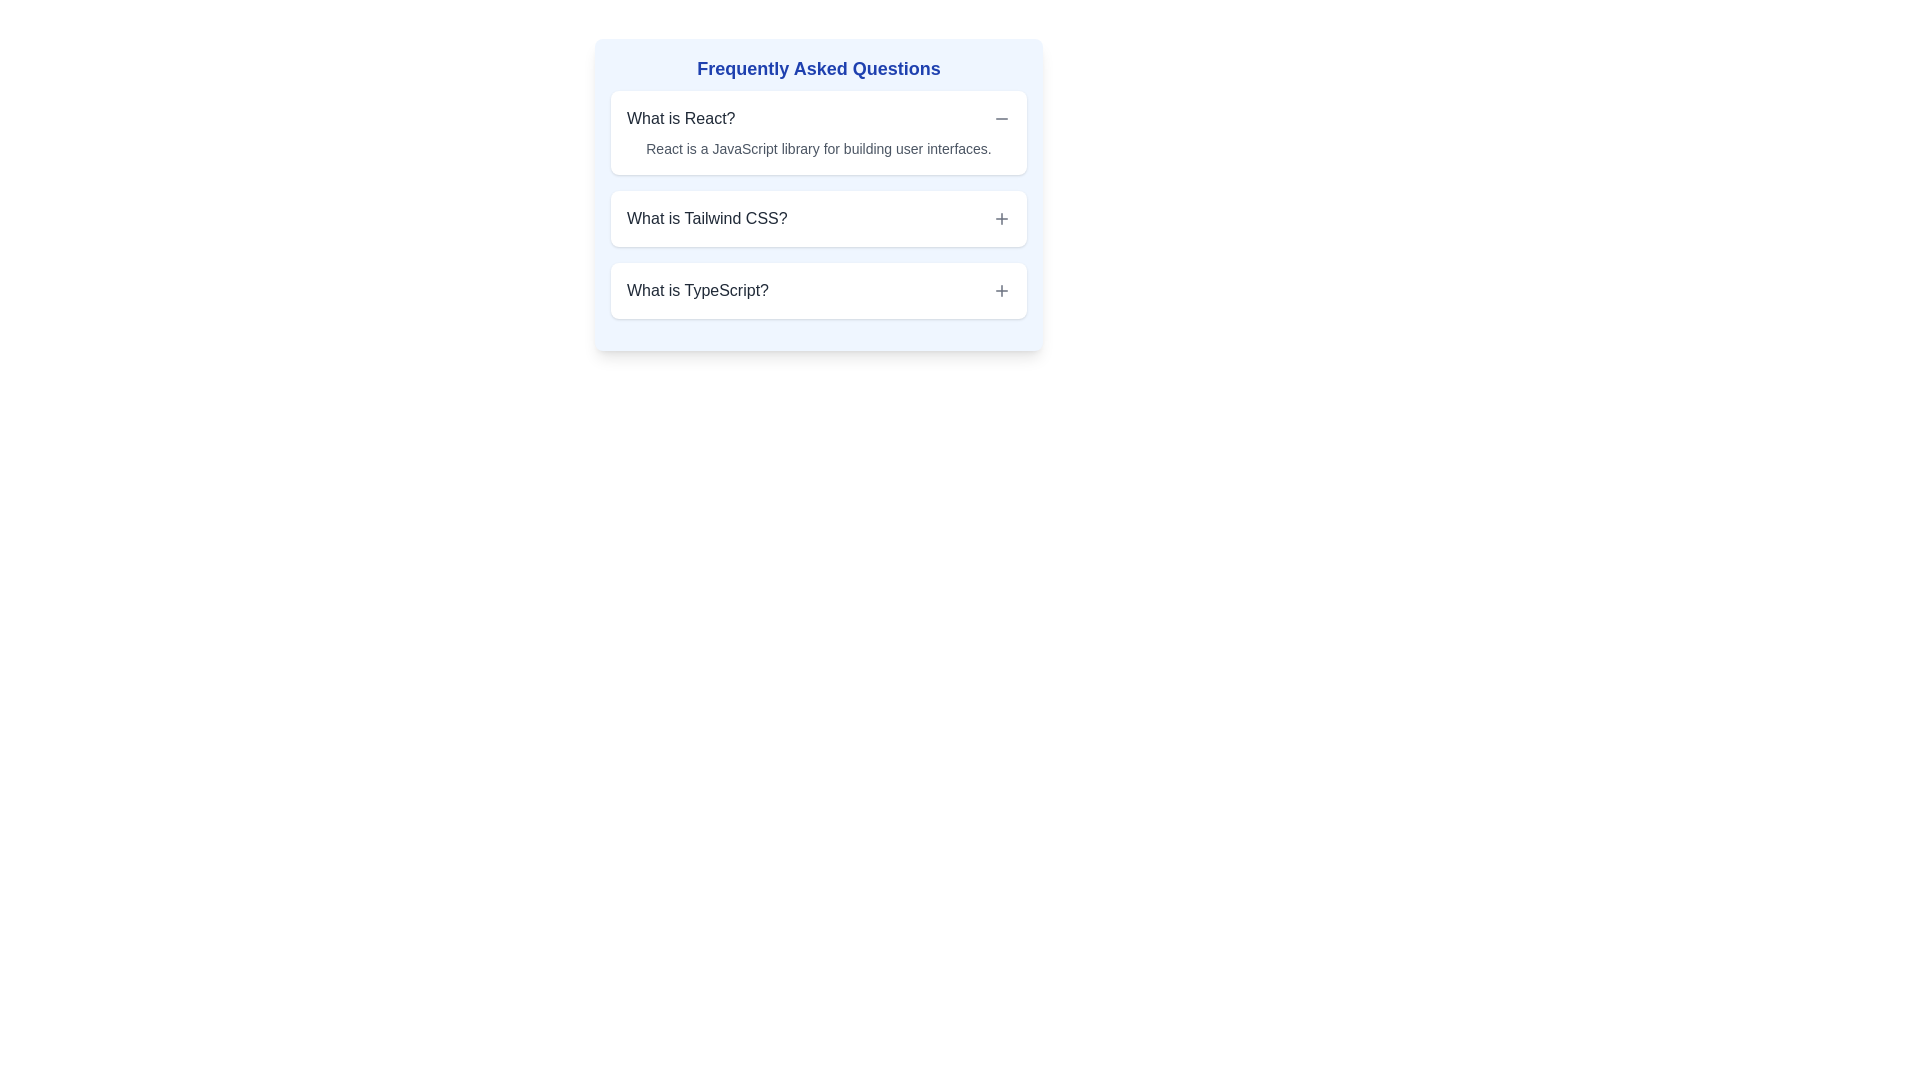  I want to click on the Text header element that serves as the question title in the collapsible FAQ section titled 'Frequently Asked Questions', so click(681, 119).